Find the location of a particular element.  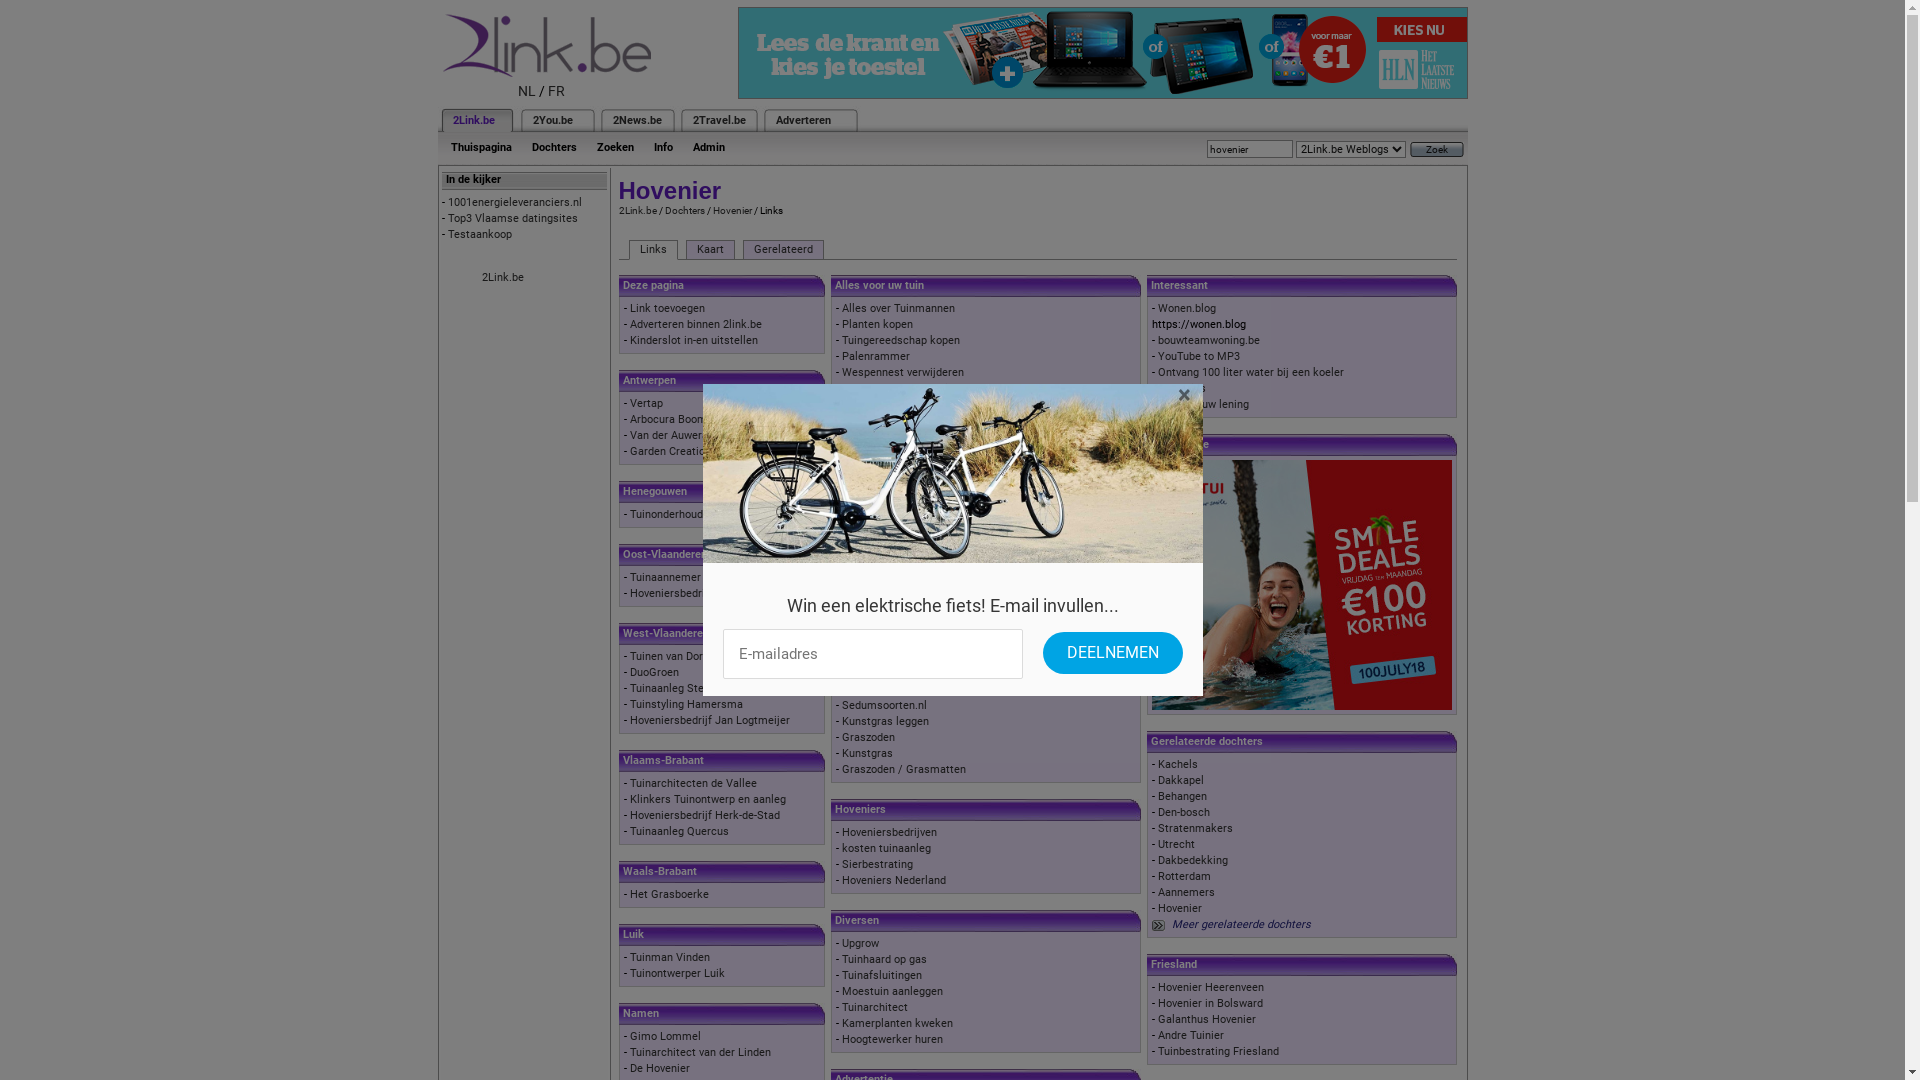

'Hovenier in Bolsward' is located at coordinates (1209, 1003).